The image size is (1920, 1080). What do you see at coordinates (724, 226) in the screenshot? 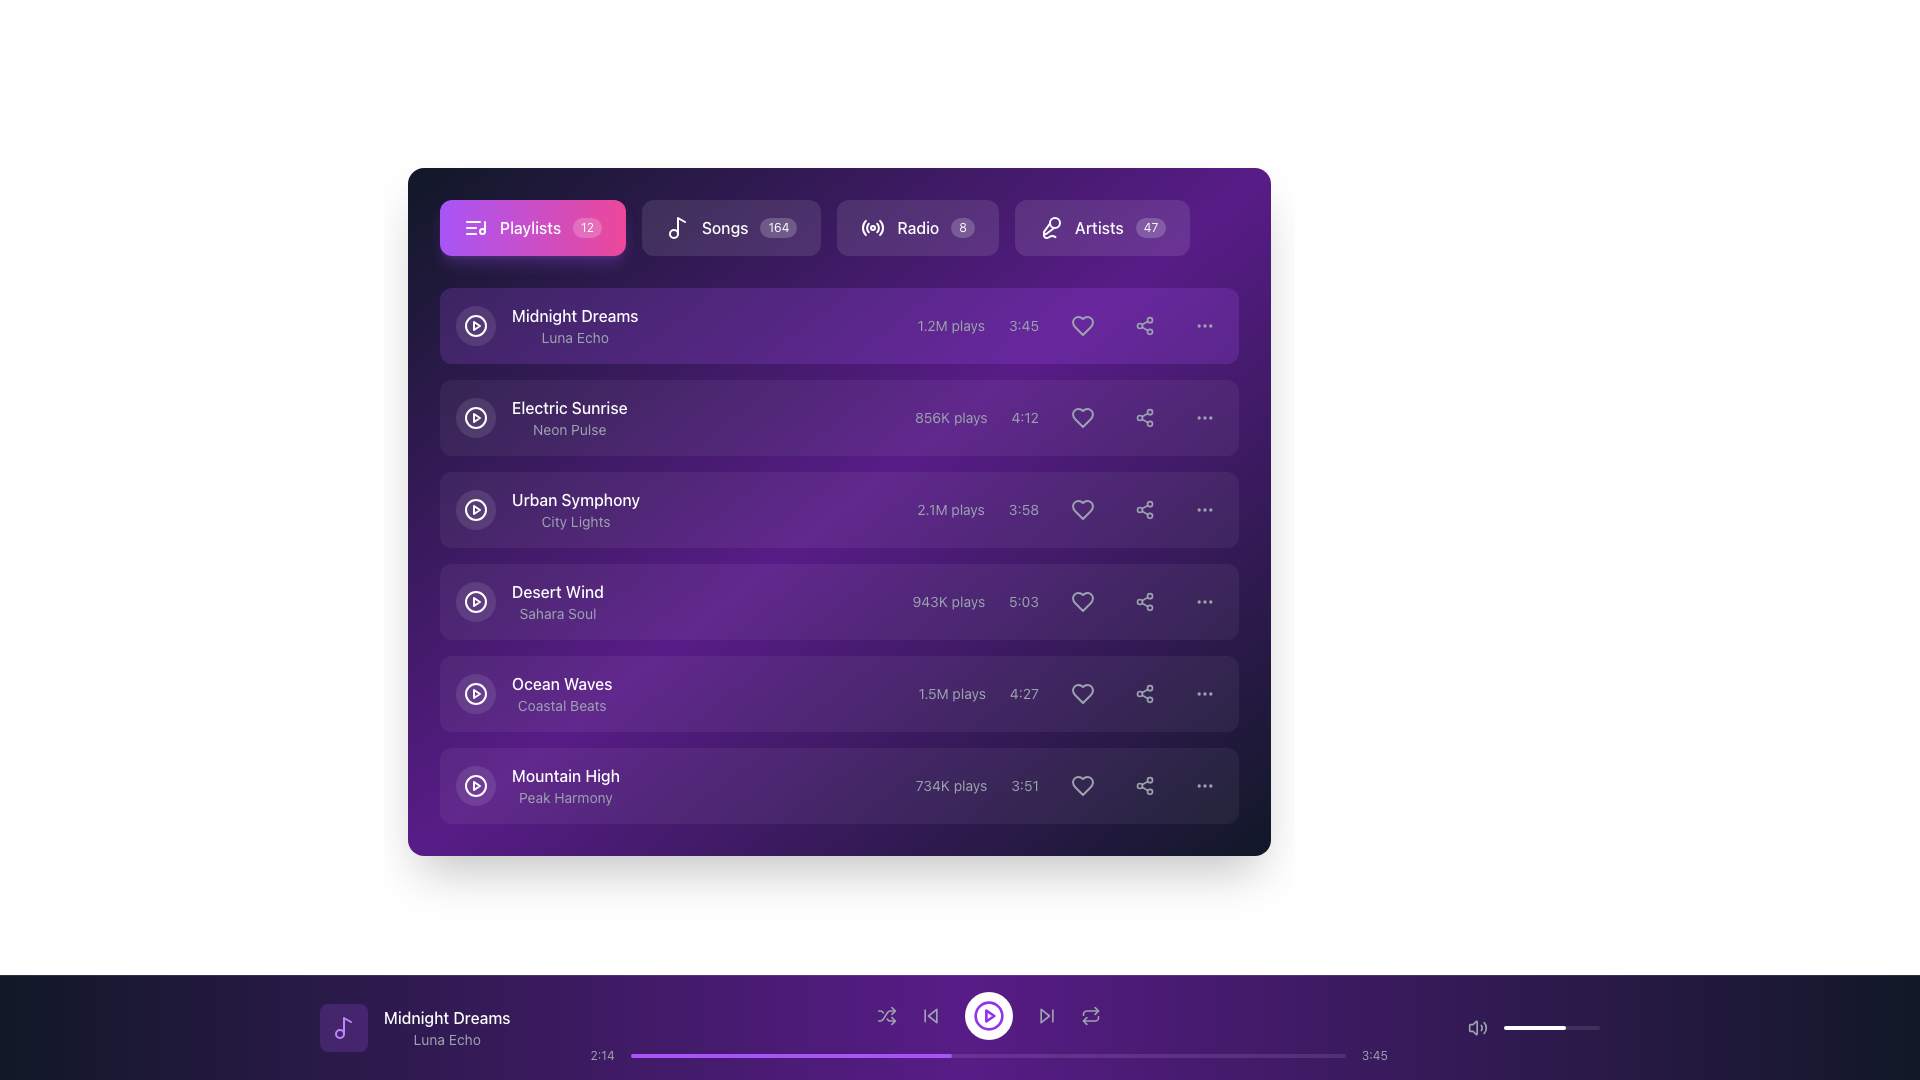
I see `the content of the text label reading 'Songs' in the second position of the horizontal navigation bar` at bounding box center [724, 226].